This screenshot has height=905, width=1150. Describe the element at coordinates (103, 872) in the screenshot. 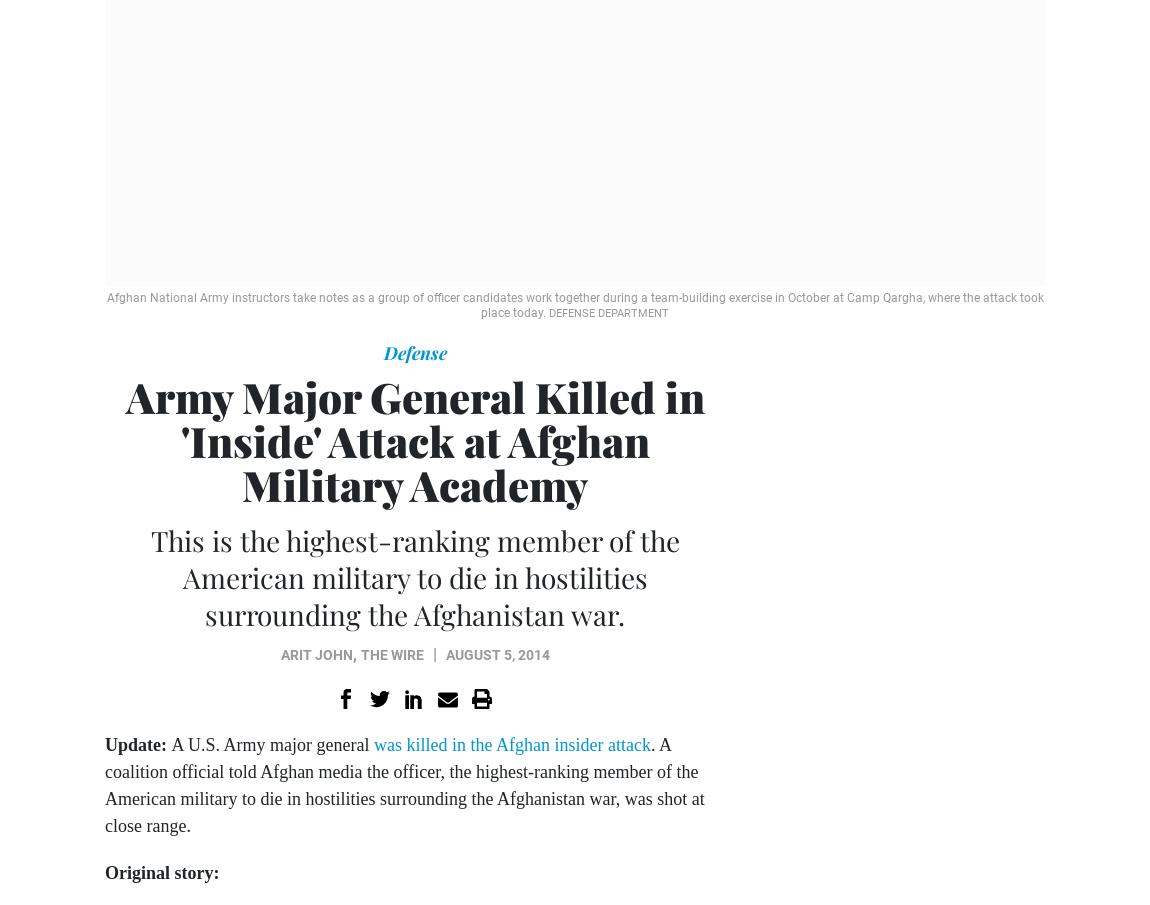

I see `'Original story:'` at that location.